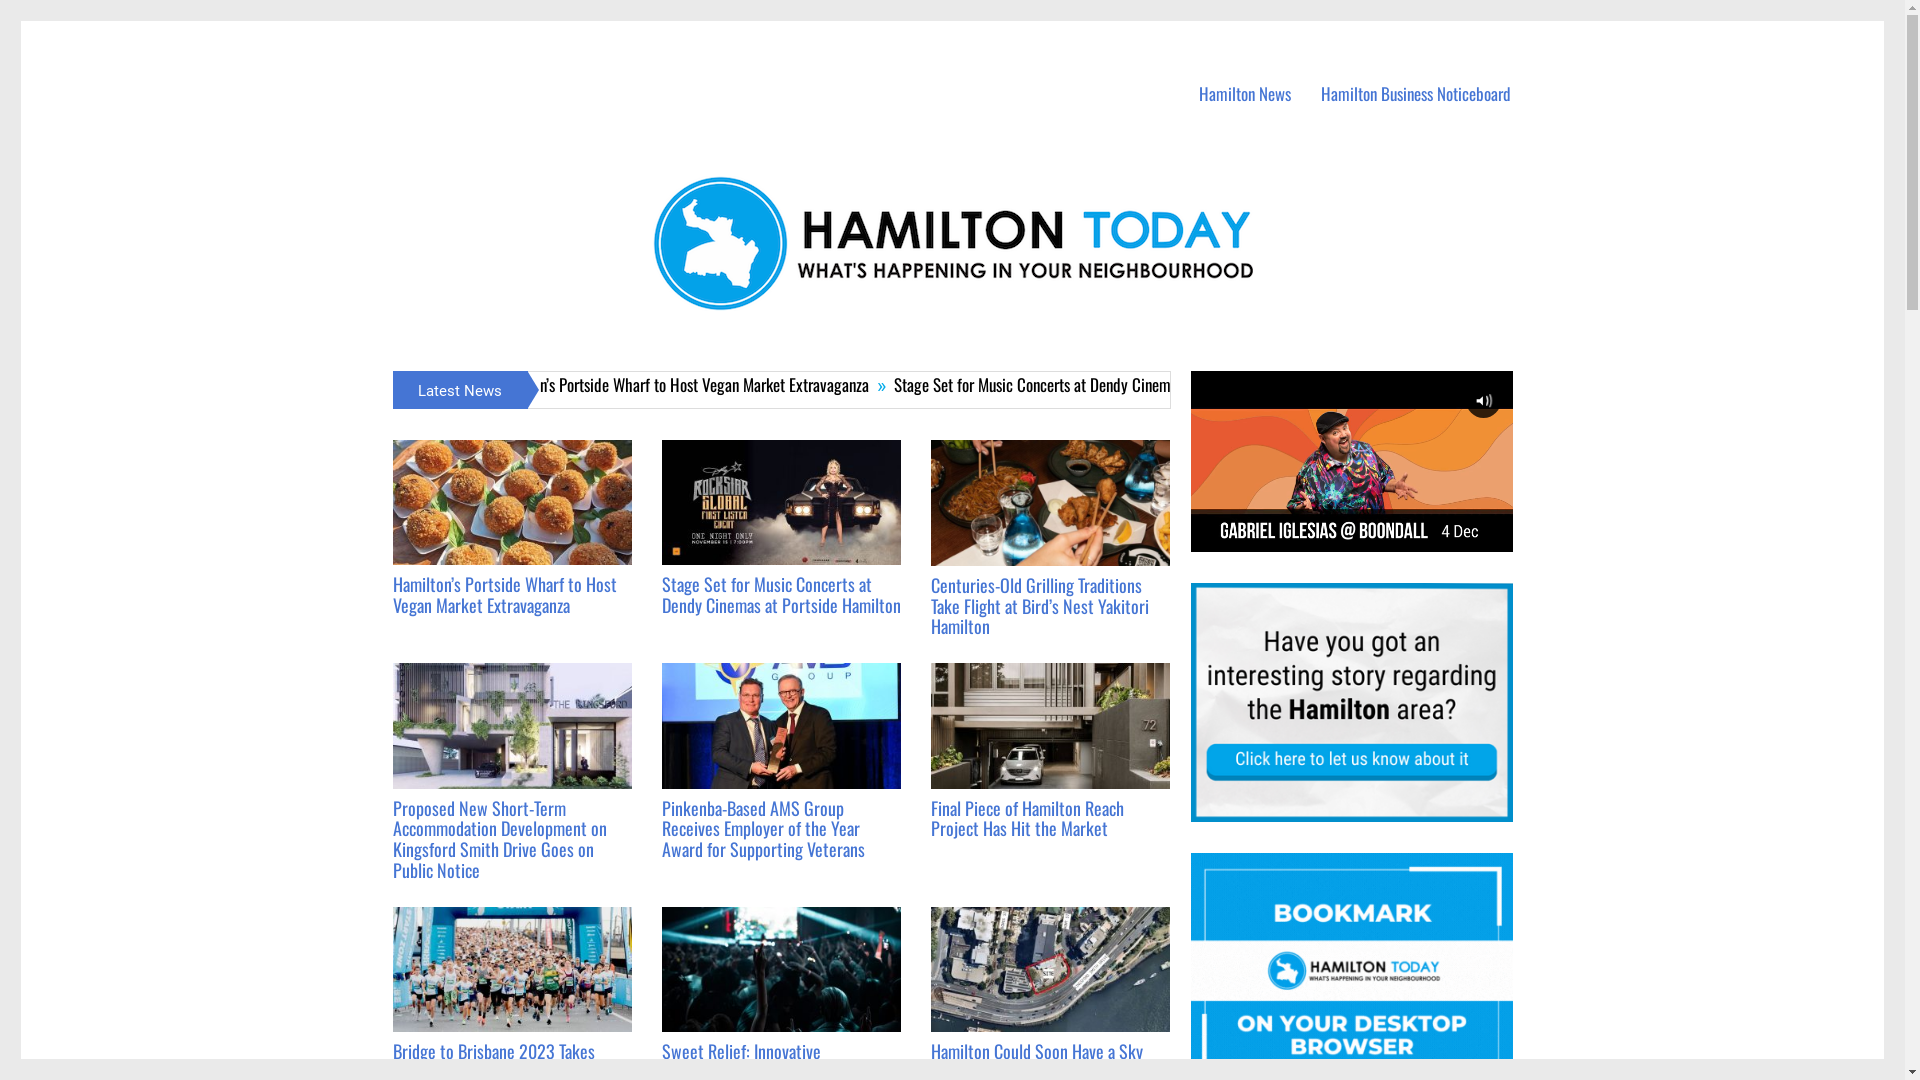 The width and height of the screenshot is (1920, 1080). Describe the element at coordinates (1415, 94) in the screenshot. I see `'Hamilton Business Noticeboard'` at that location.